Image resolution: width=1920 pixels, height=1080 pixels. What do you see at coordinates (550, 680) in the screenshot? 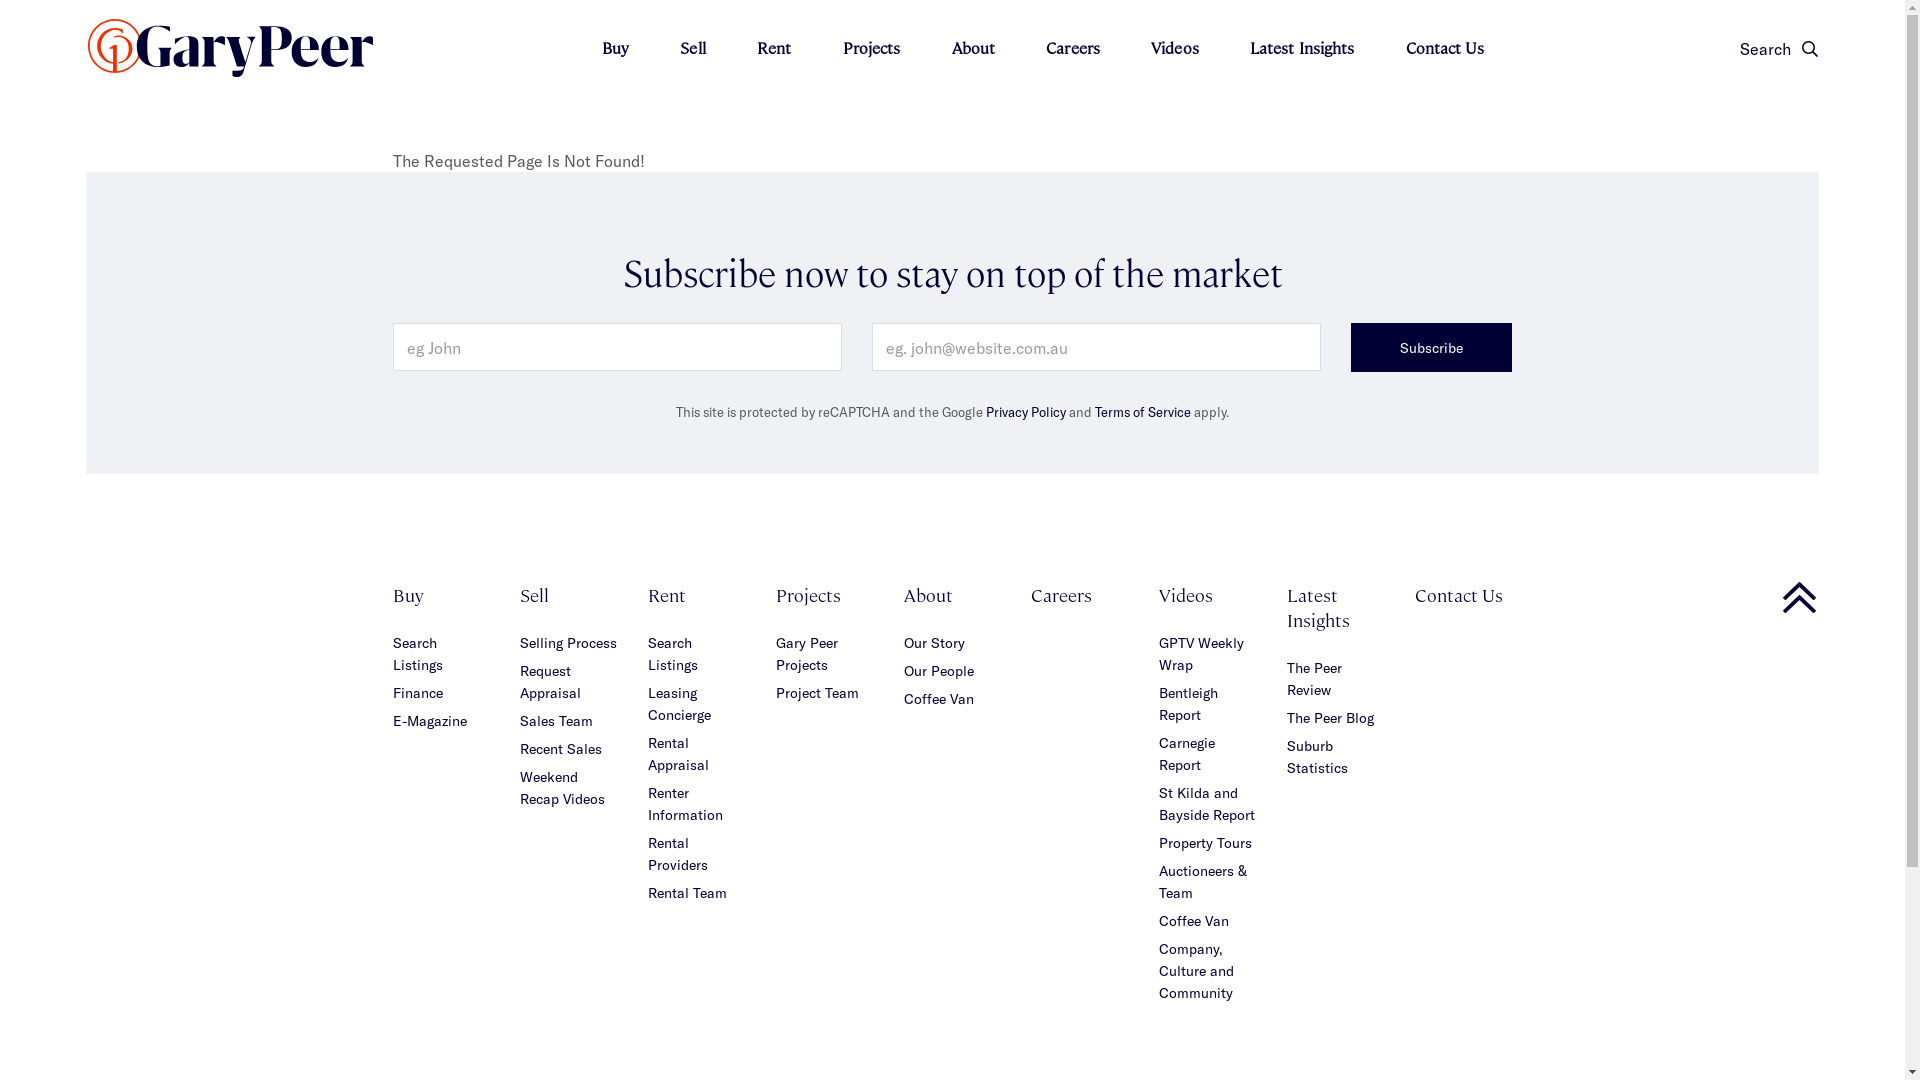
I see `'Request Appraisal'` at bounding box center [550, 680].